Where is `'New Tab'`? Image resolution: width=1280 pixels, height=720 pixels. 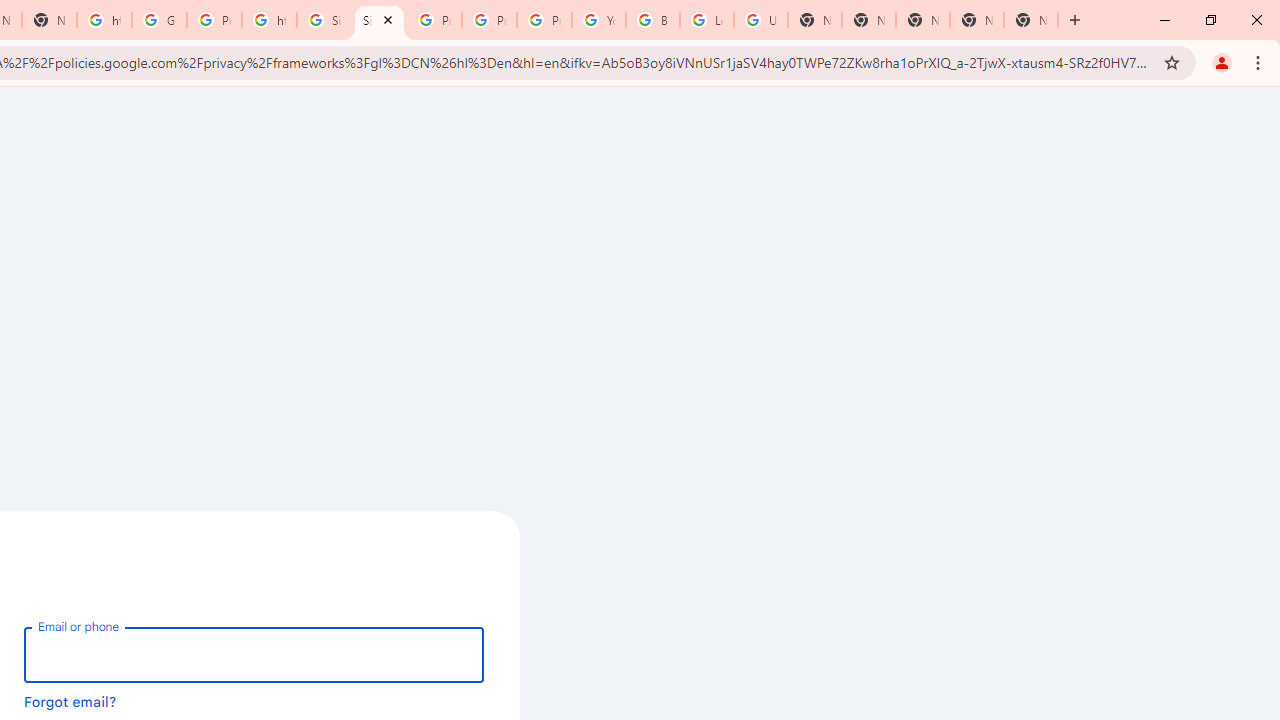
'New Tab' is located at coordinates (1031, 20).